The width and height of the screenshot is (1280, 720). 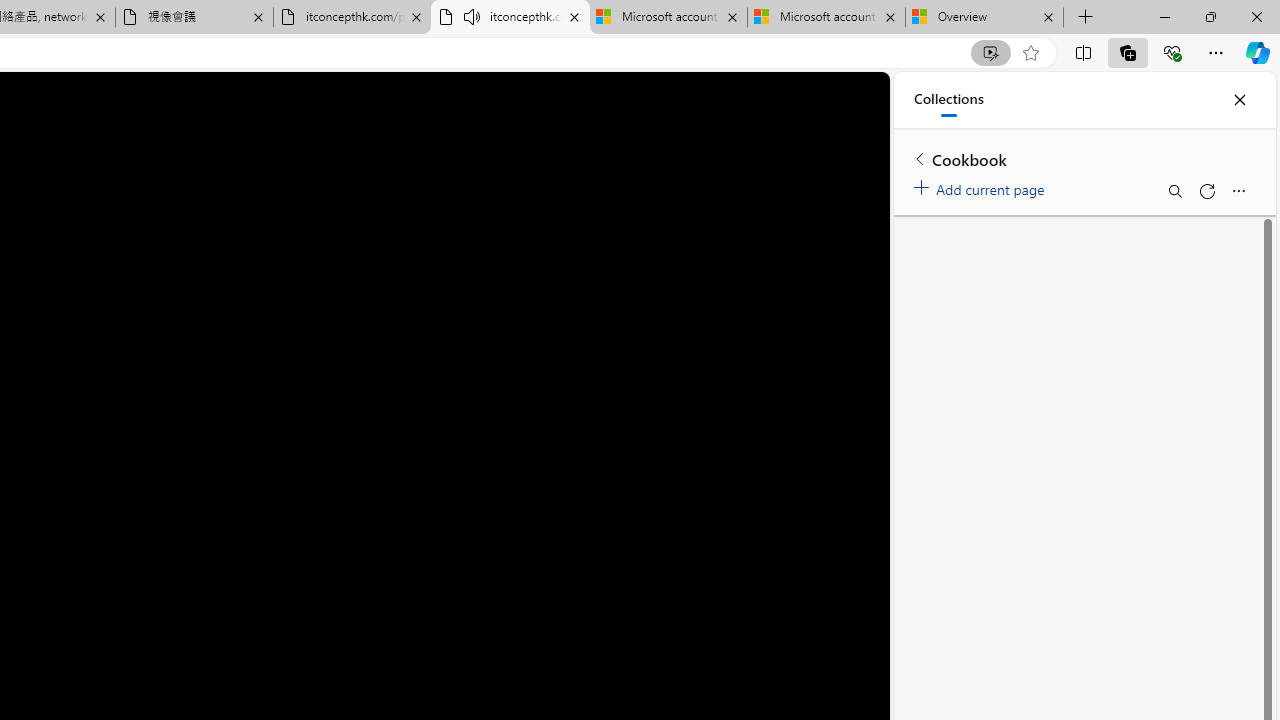 I want to click on 'Mute tab', so click(x=470, y=16).